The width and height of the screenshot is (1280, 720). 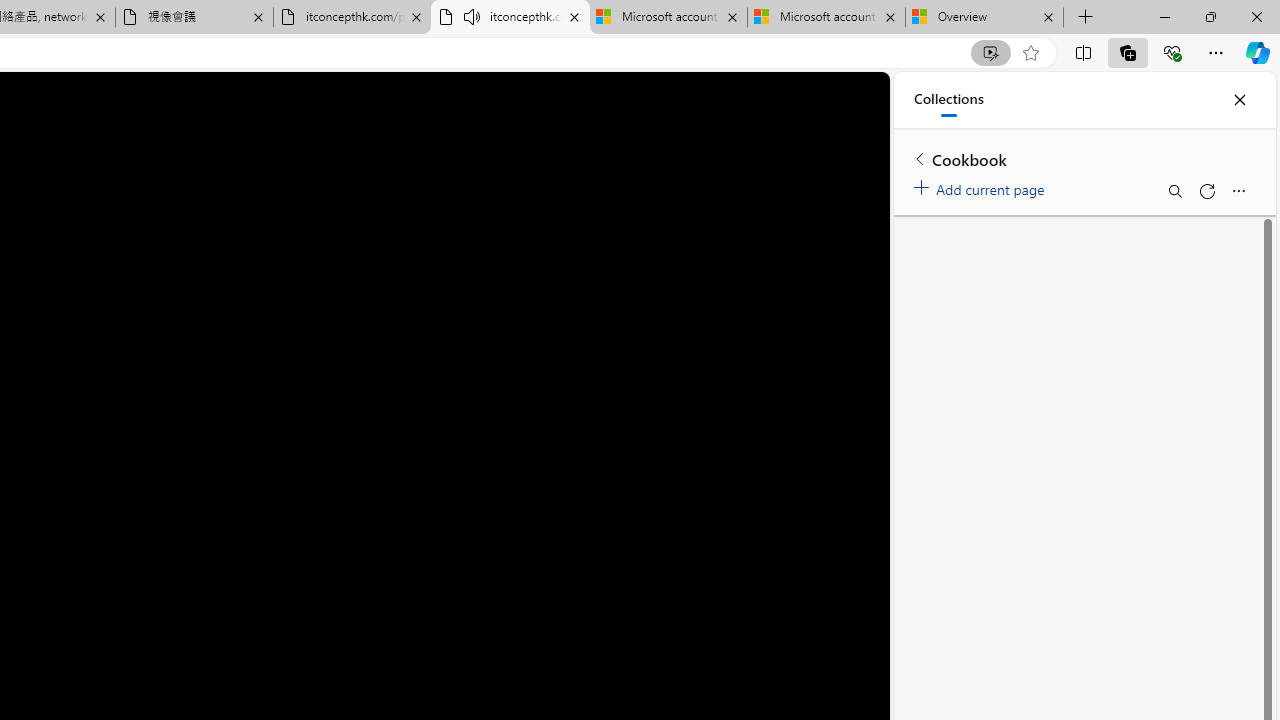 I want to click on 'Mute tab', so click(x=470, y=16).